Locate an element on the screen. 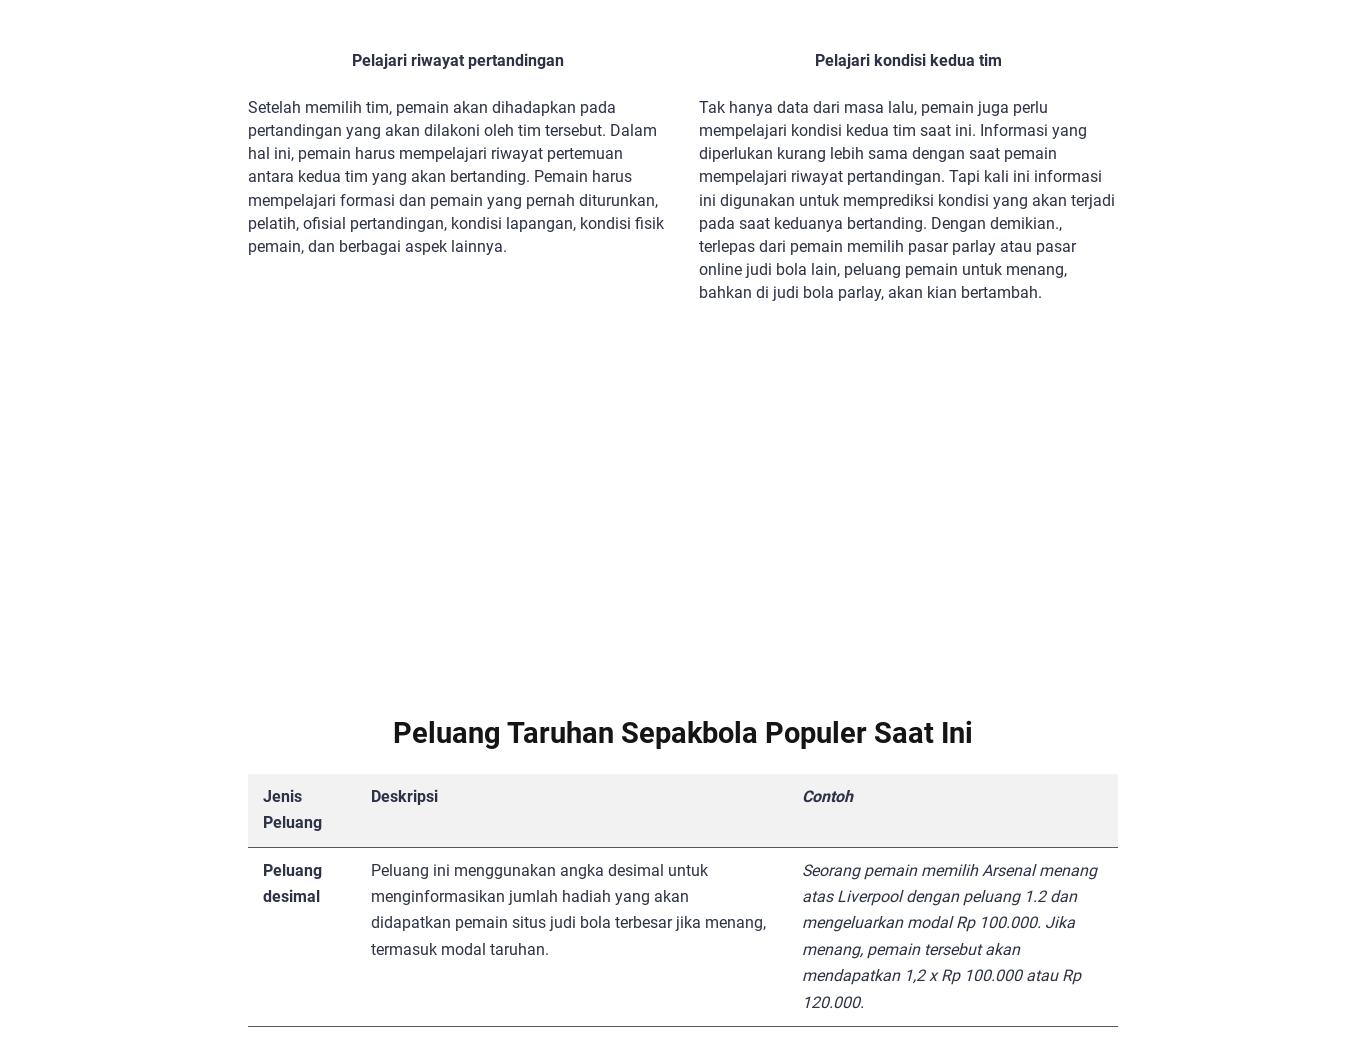 This screenshot has height=1043, width=1366. 'Pelajari kondisi kedua tim' is located at coordinates (812, 59).